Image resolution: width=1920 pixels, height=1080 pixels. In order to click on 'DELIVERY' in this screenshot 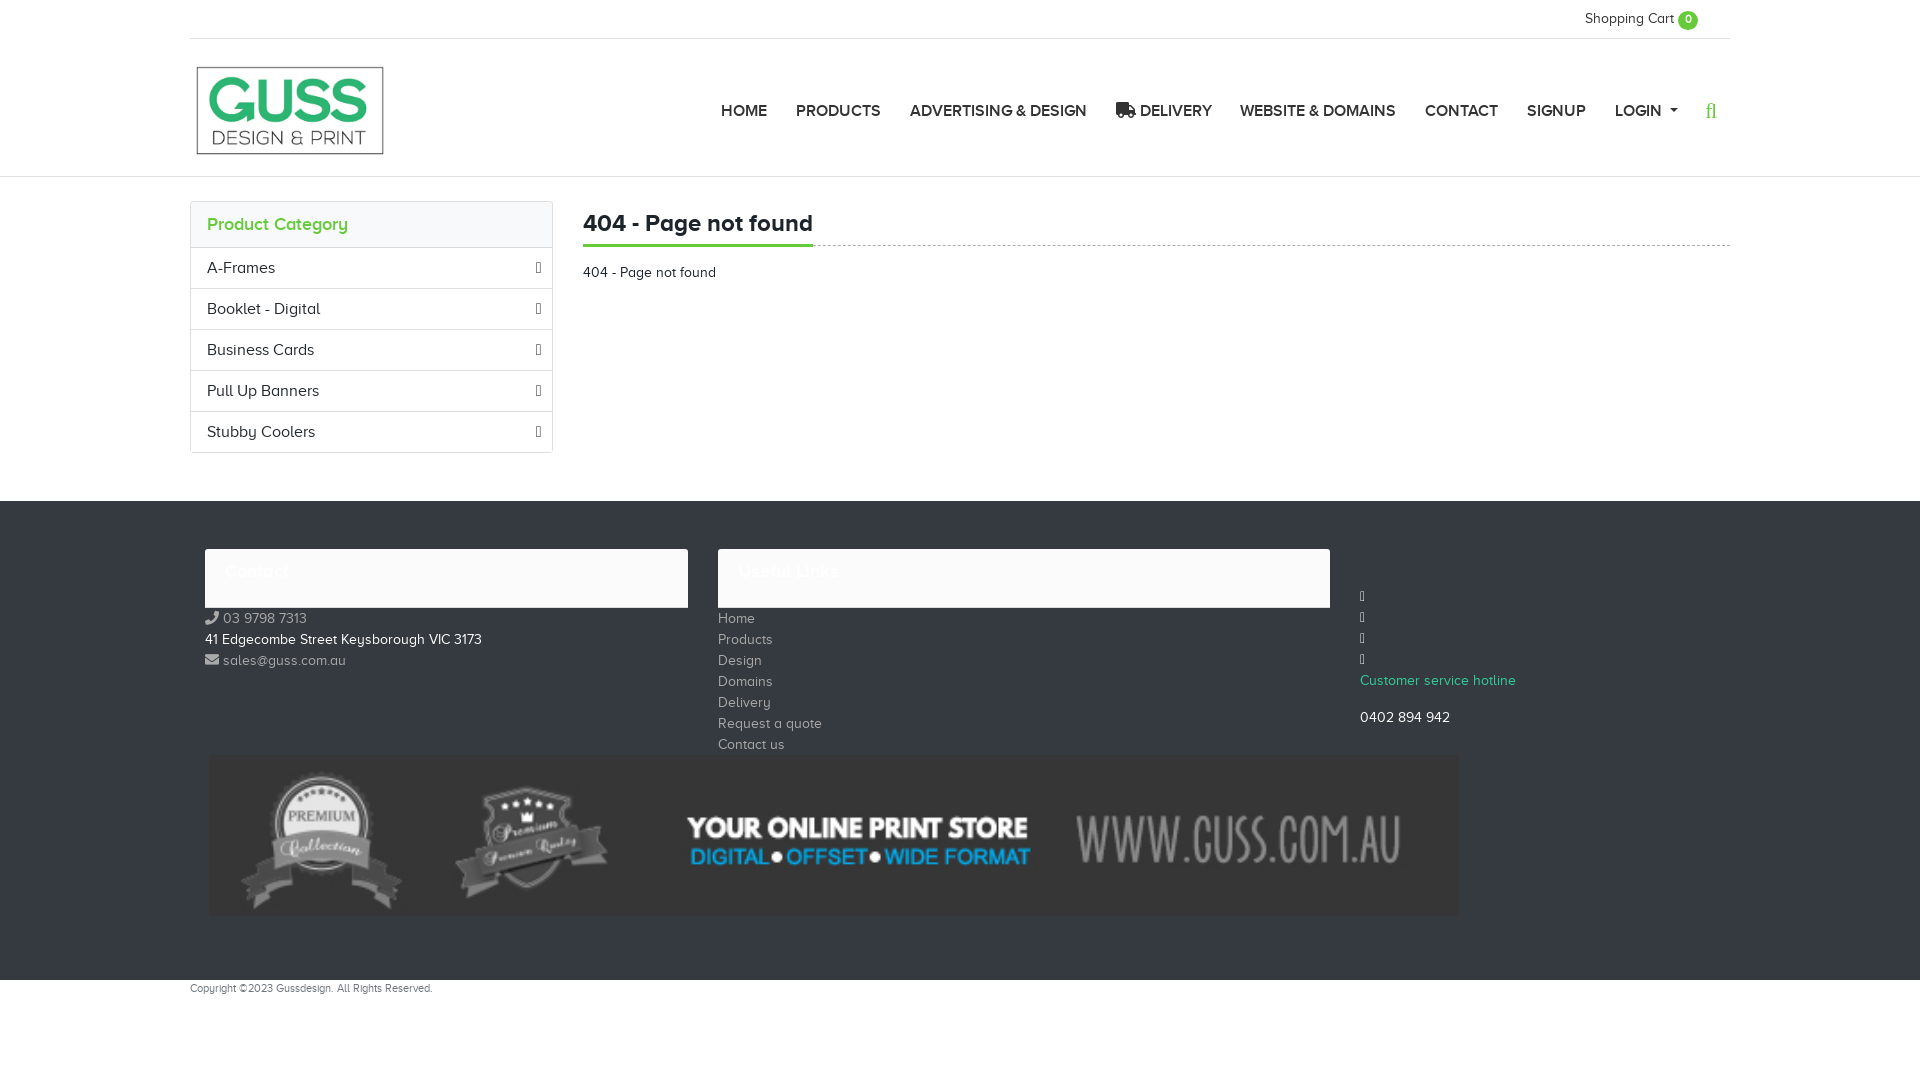, I will do `click(1163, 111)`.